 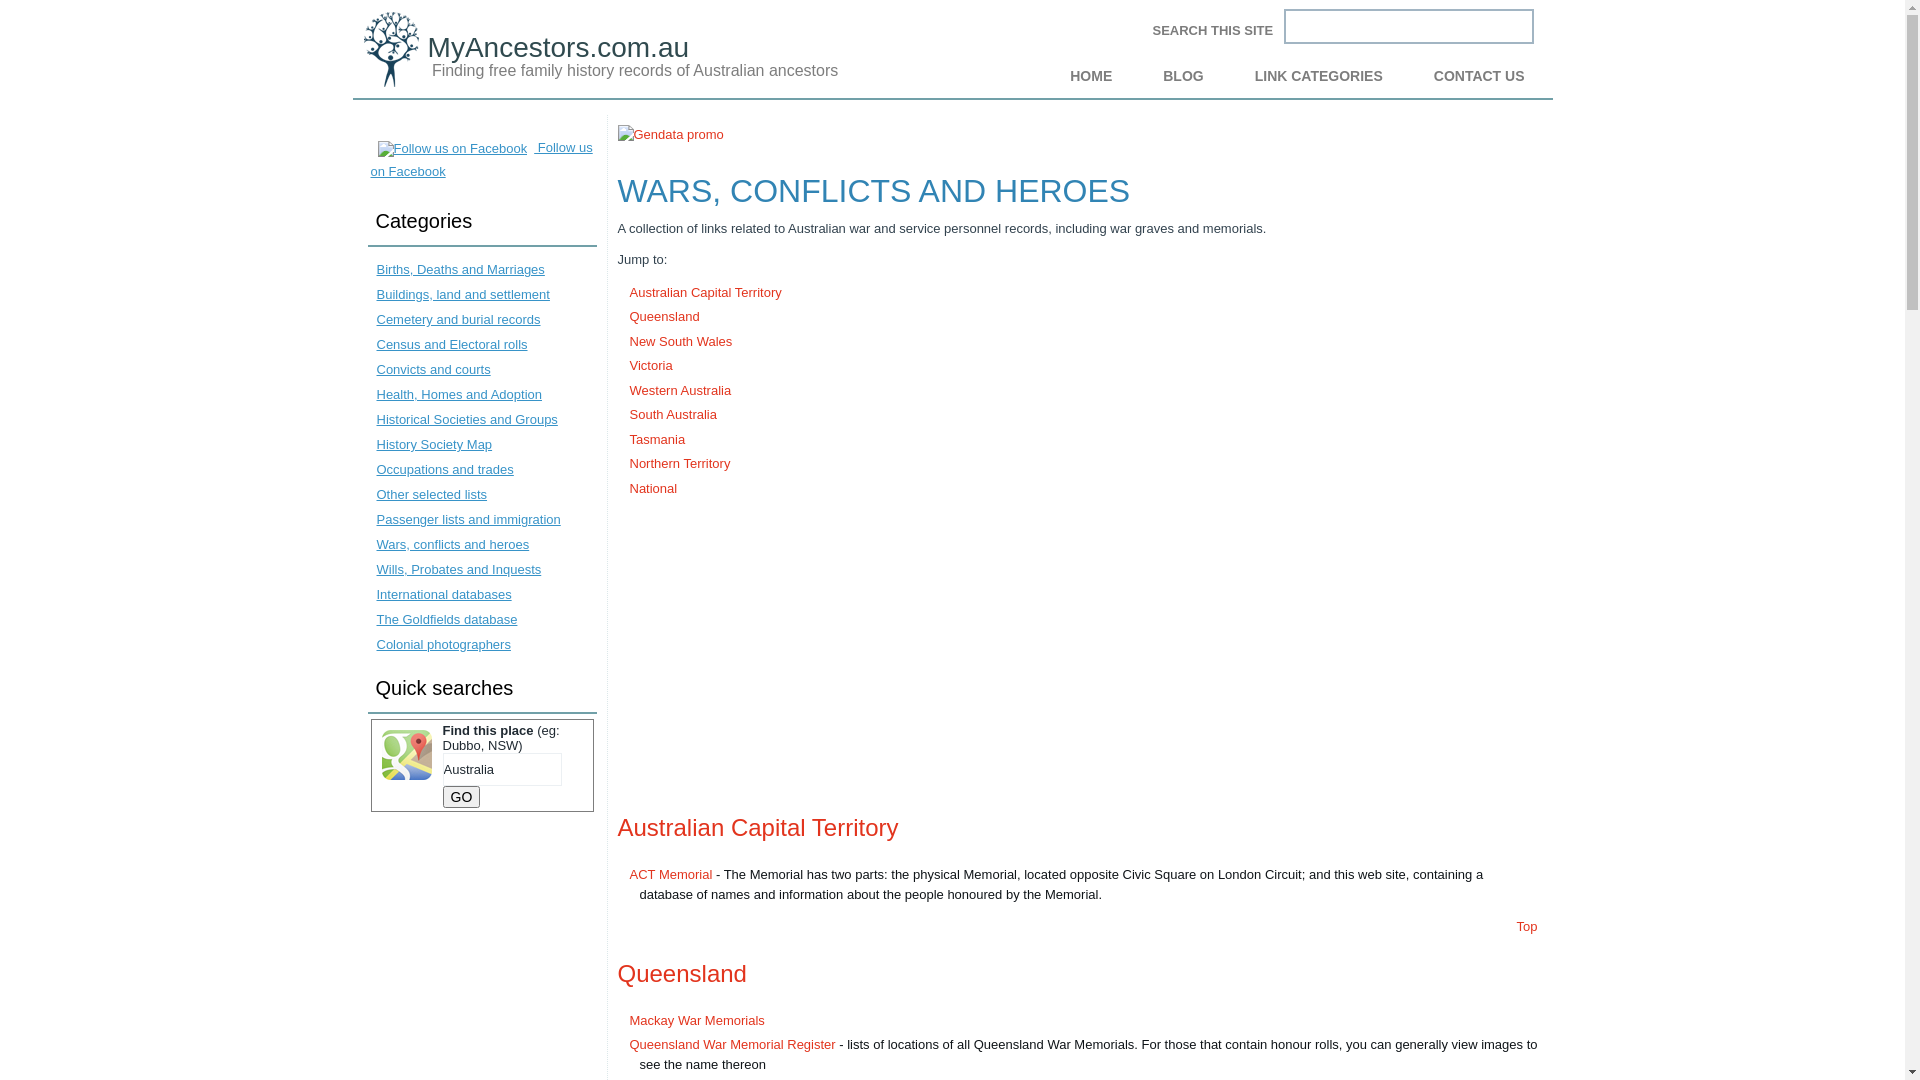 I want to click on 'Passenger lists and immigration', so click(x=375, y=518).